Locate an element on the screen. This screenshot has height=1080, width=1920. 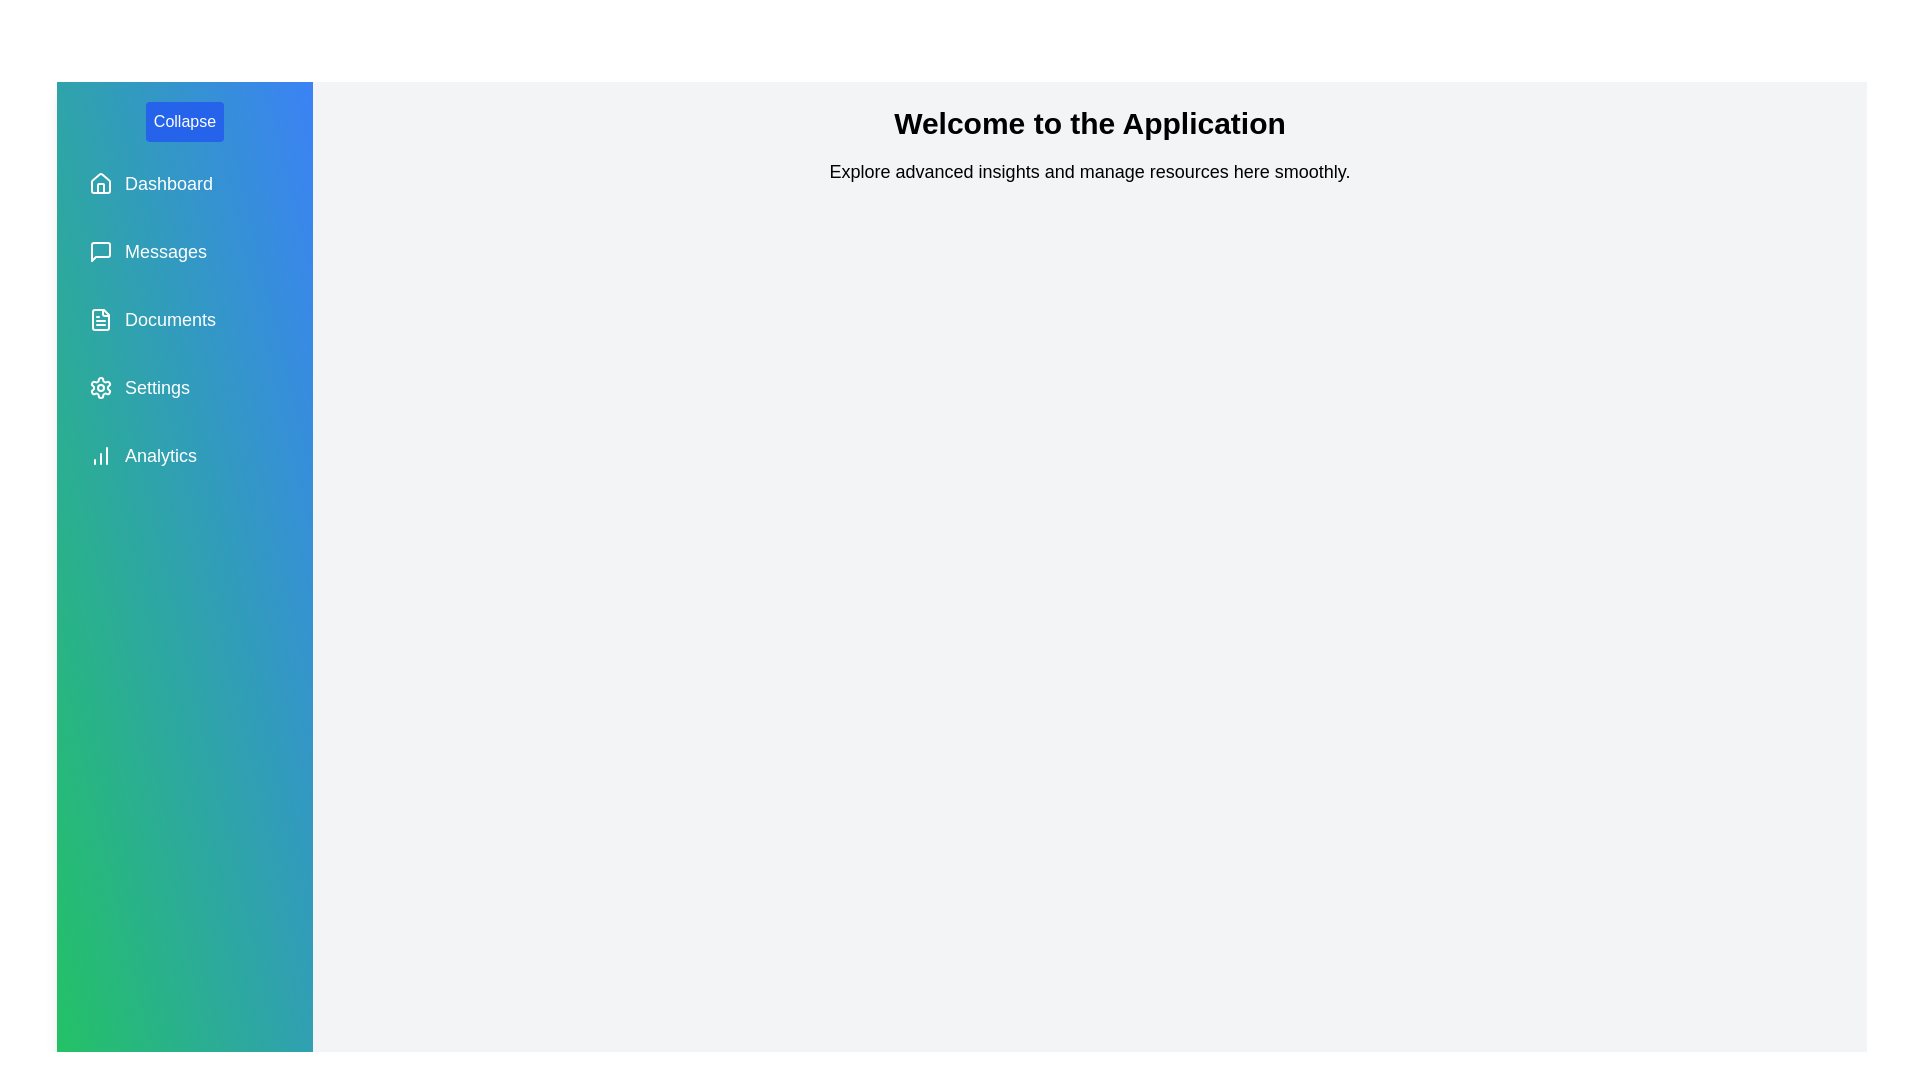
the navigation option Dashboard to navigate to the respective section is located at coordinates (185, 184).